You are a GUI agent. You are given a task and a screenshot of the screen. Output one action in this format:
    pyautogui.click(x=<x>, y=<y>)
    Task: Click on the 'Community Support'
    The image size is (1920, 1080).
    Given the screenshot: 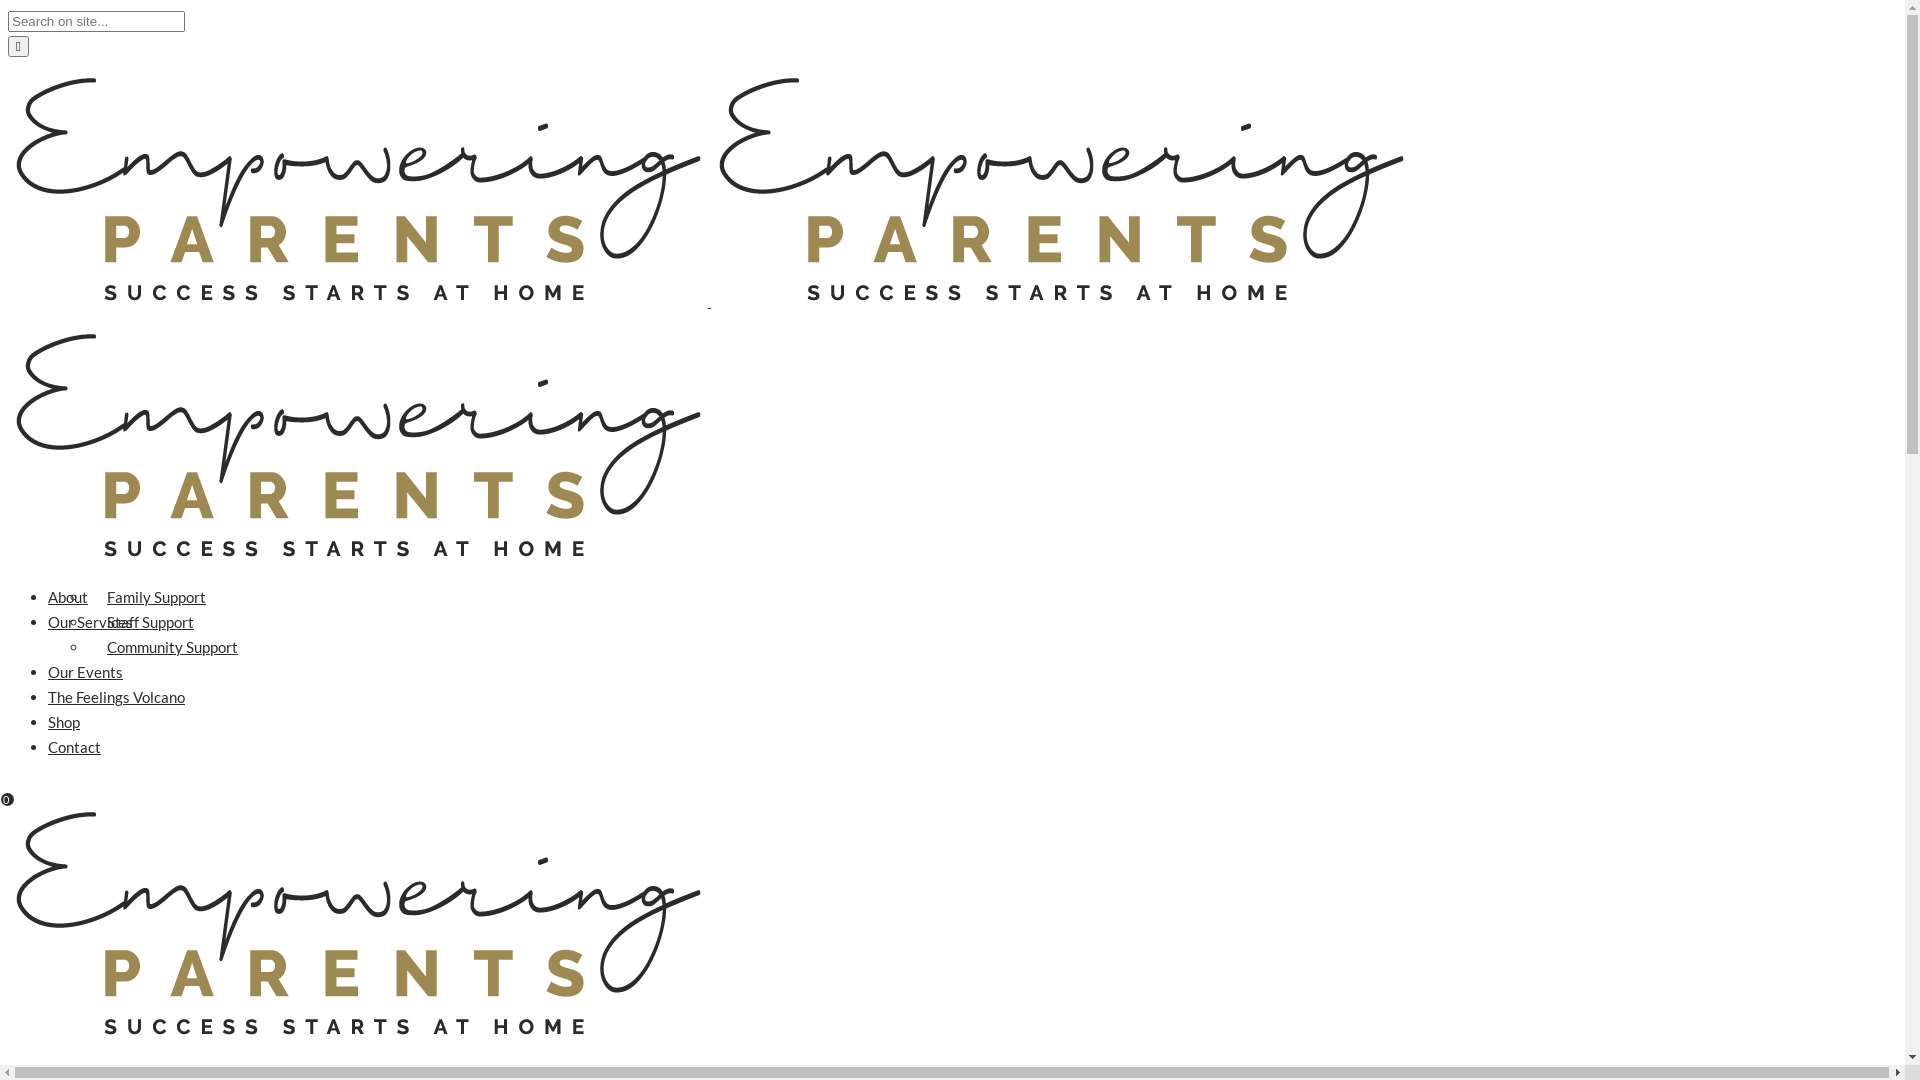 What is the action you would take?
    pyautogui.click(x=172, y=647)
    